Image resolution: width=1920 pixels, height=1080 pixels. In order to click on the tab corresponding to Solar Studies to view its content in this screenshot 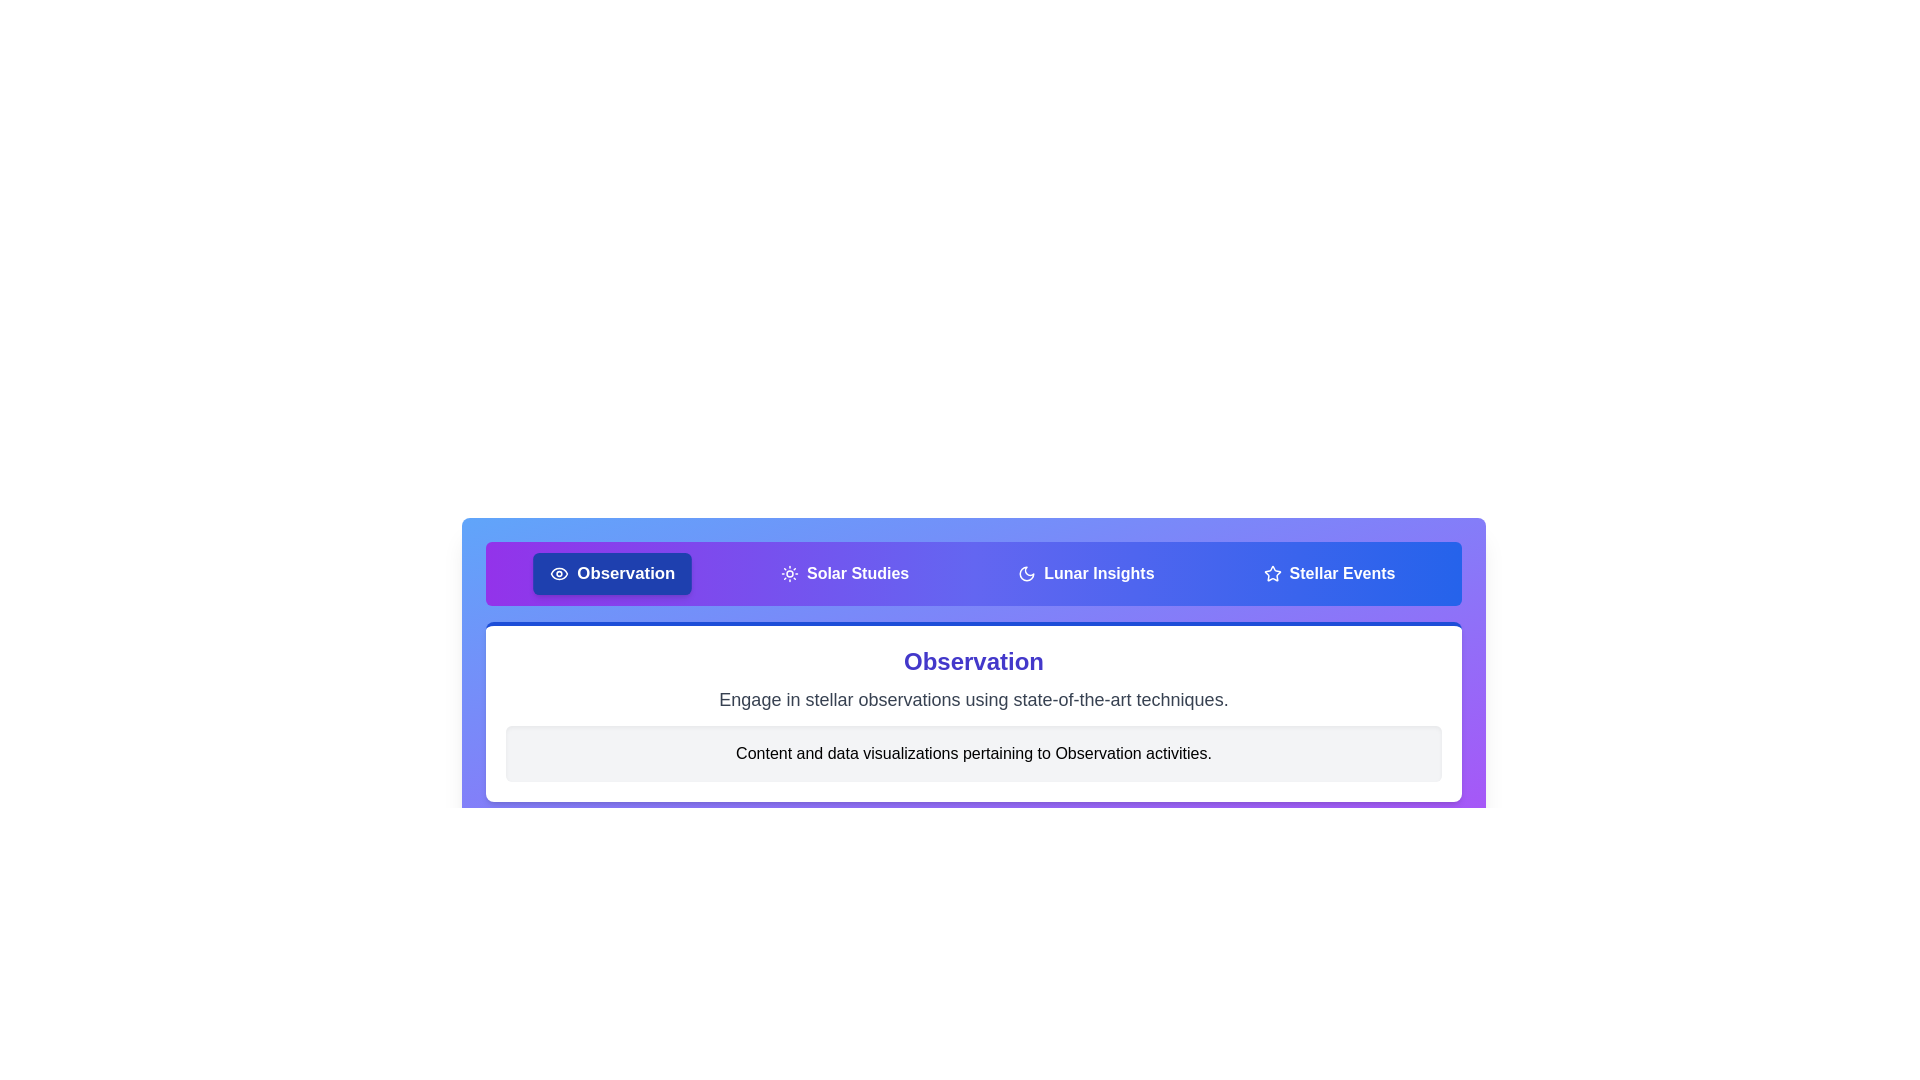, I will do `click(844, 574)`.